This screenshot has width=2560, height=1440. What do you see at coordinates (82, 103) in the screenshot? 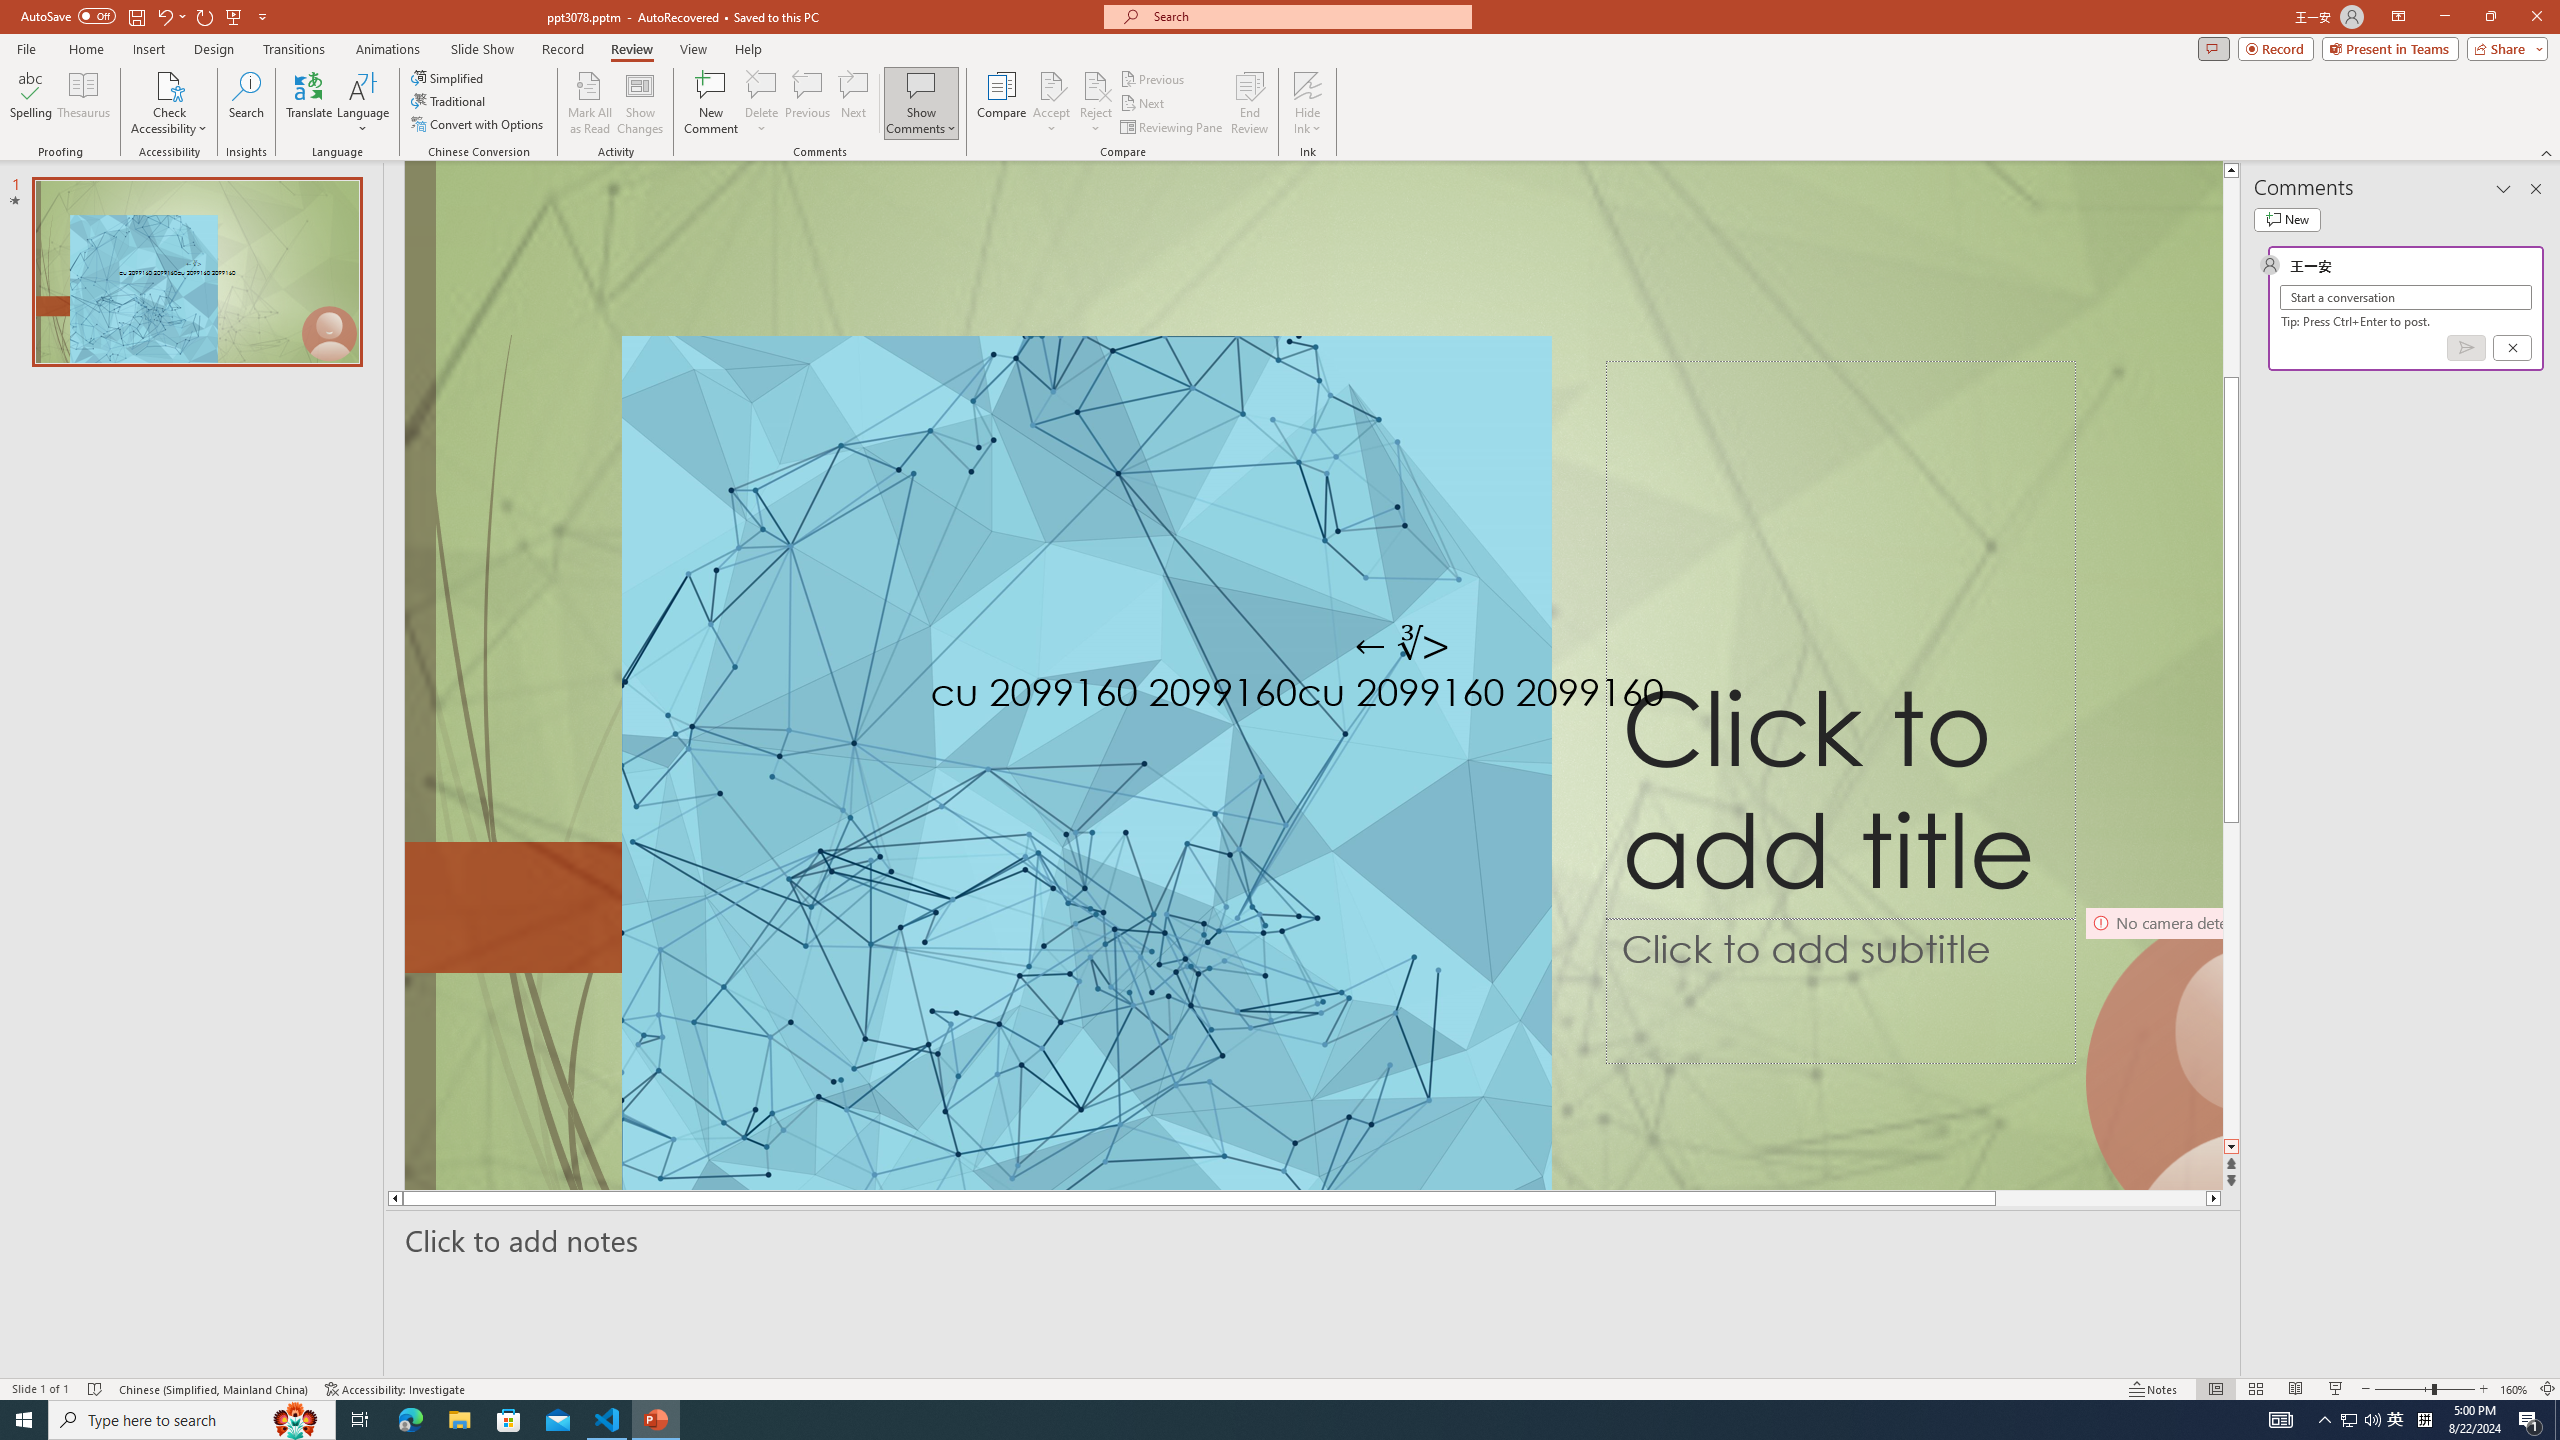
I see `'Thesaurus...'` at bounding box center [82, 103].